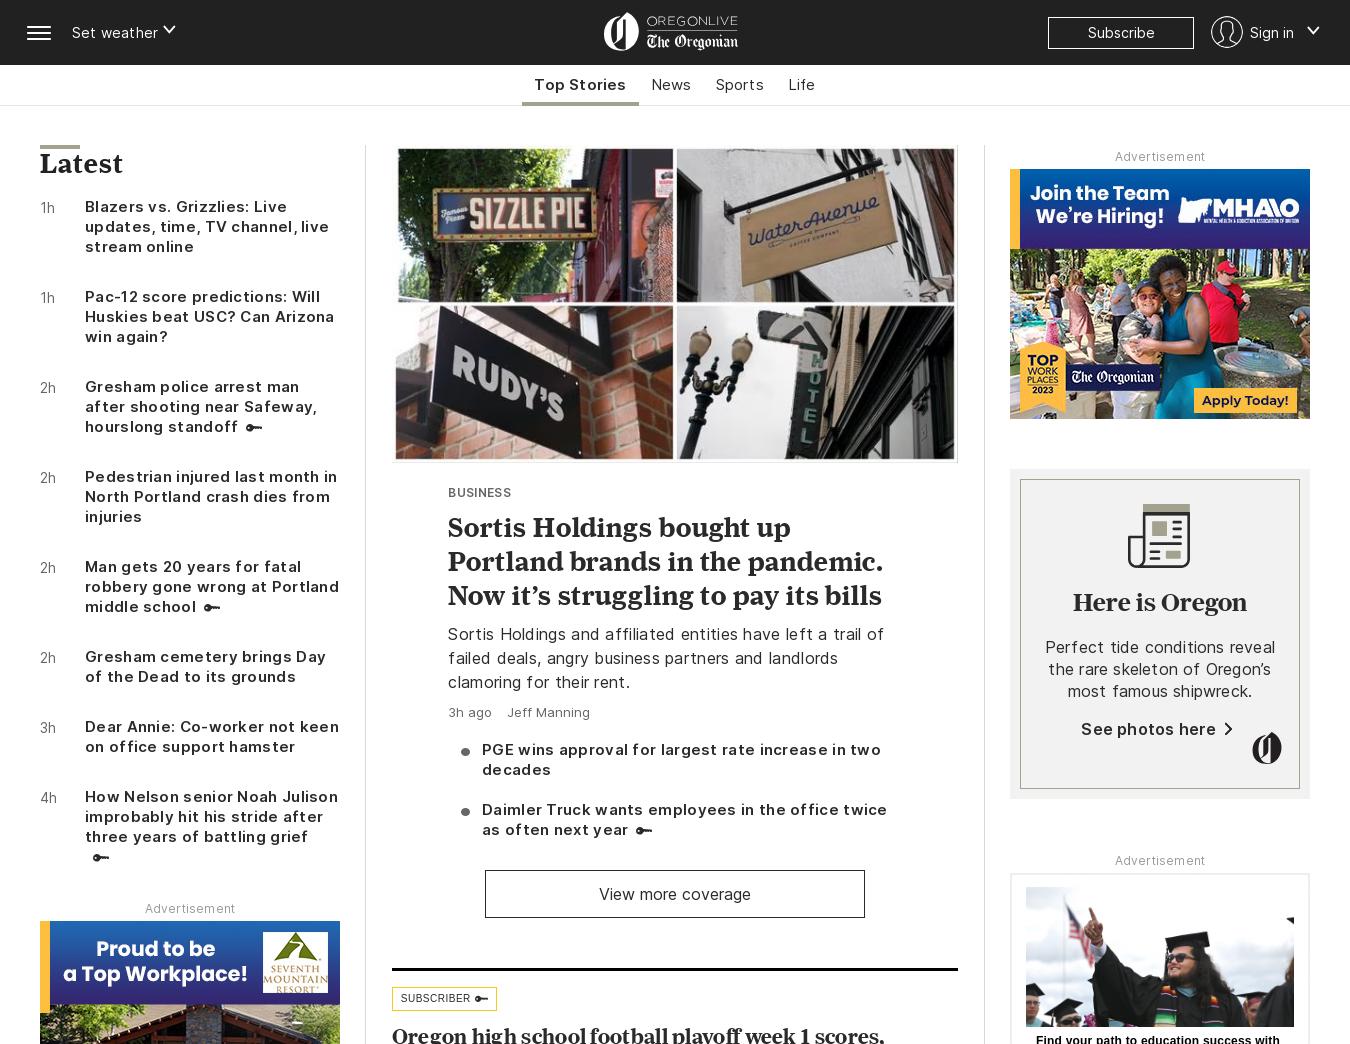 The height and width of the screenshot is (1044, 1350). What do you see at coordinates (680, 759) in the screenshot?
I see `'PGE wins approval for largest rate increase in two decades'` at bounding box center [680, 759].